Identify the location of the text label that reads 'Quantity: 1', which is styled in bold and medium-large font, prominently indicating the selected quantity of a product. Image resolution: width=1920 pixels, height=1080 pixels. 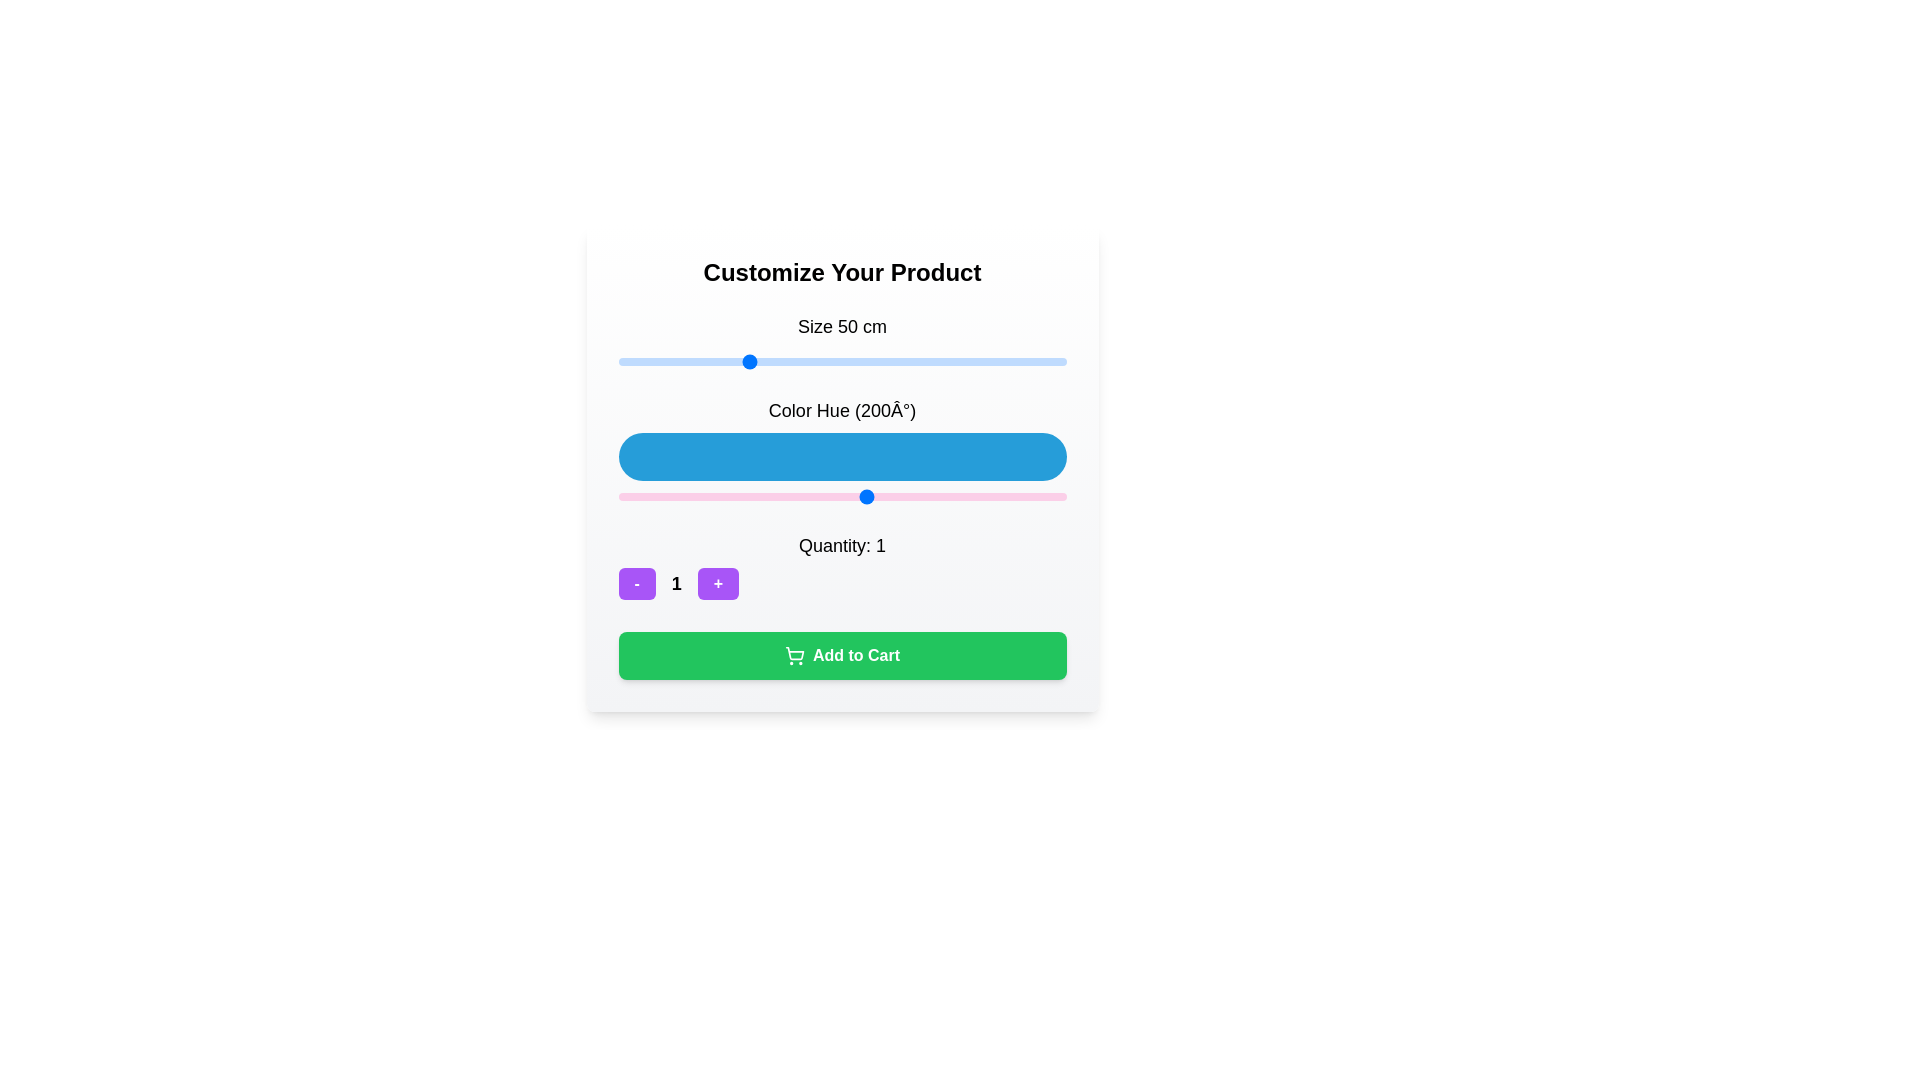
(842, 546).